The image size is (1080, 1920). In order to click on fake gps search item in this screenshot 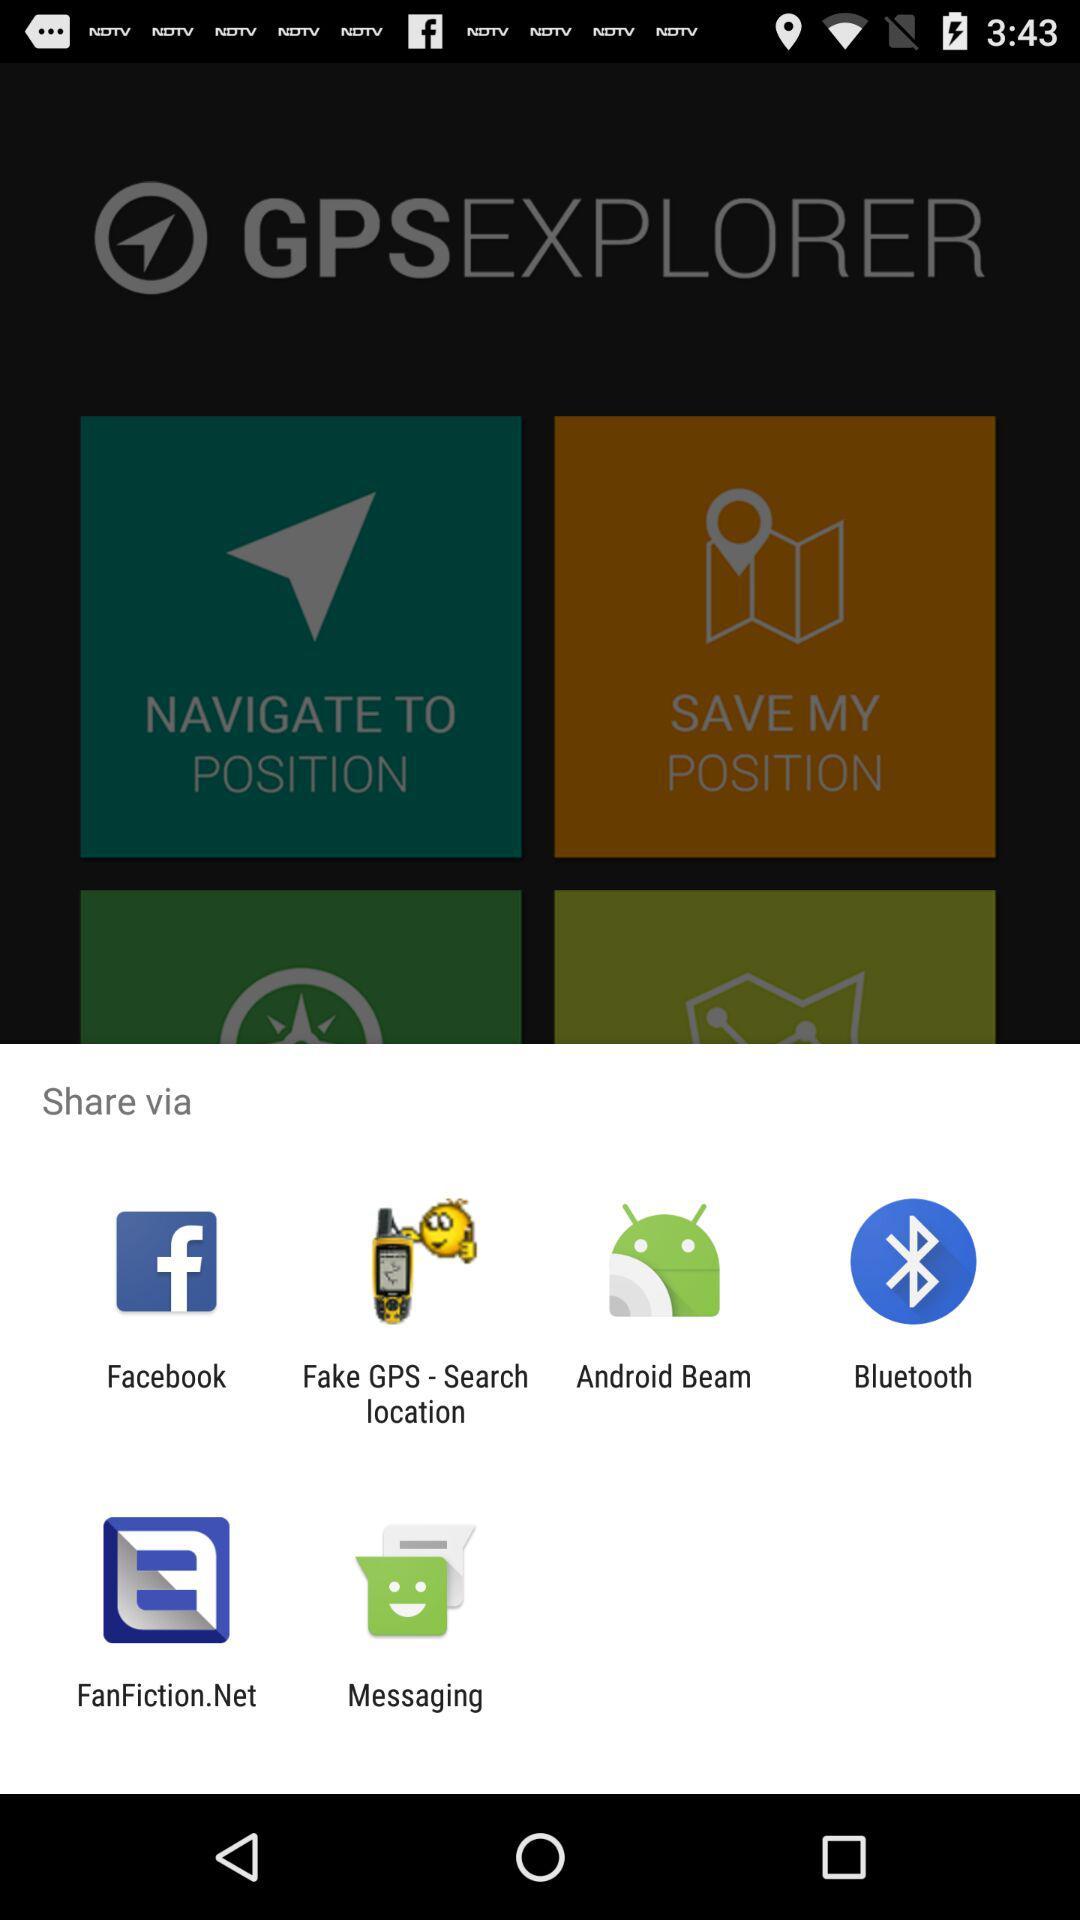, I will do `click(414, 1392)`.